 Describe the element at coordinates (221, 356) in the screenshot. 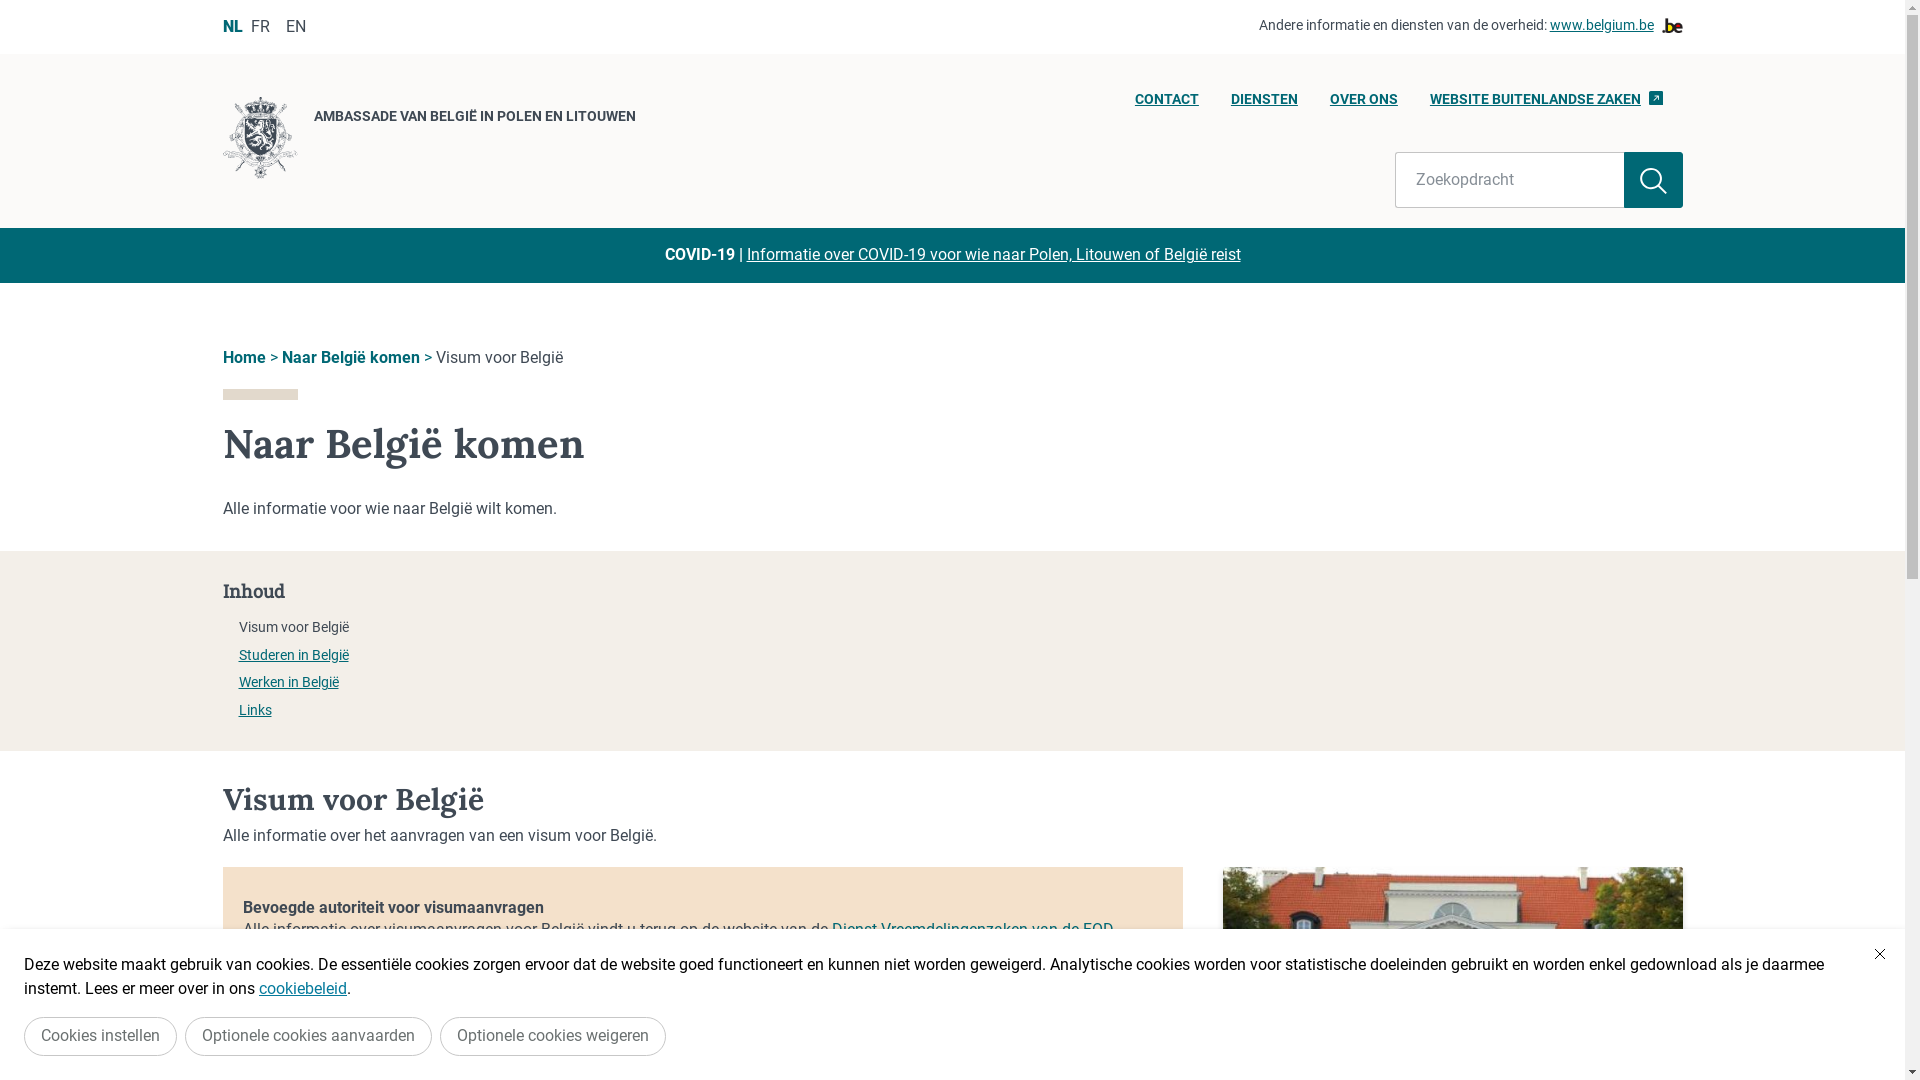

I see `'Home'` at that location.